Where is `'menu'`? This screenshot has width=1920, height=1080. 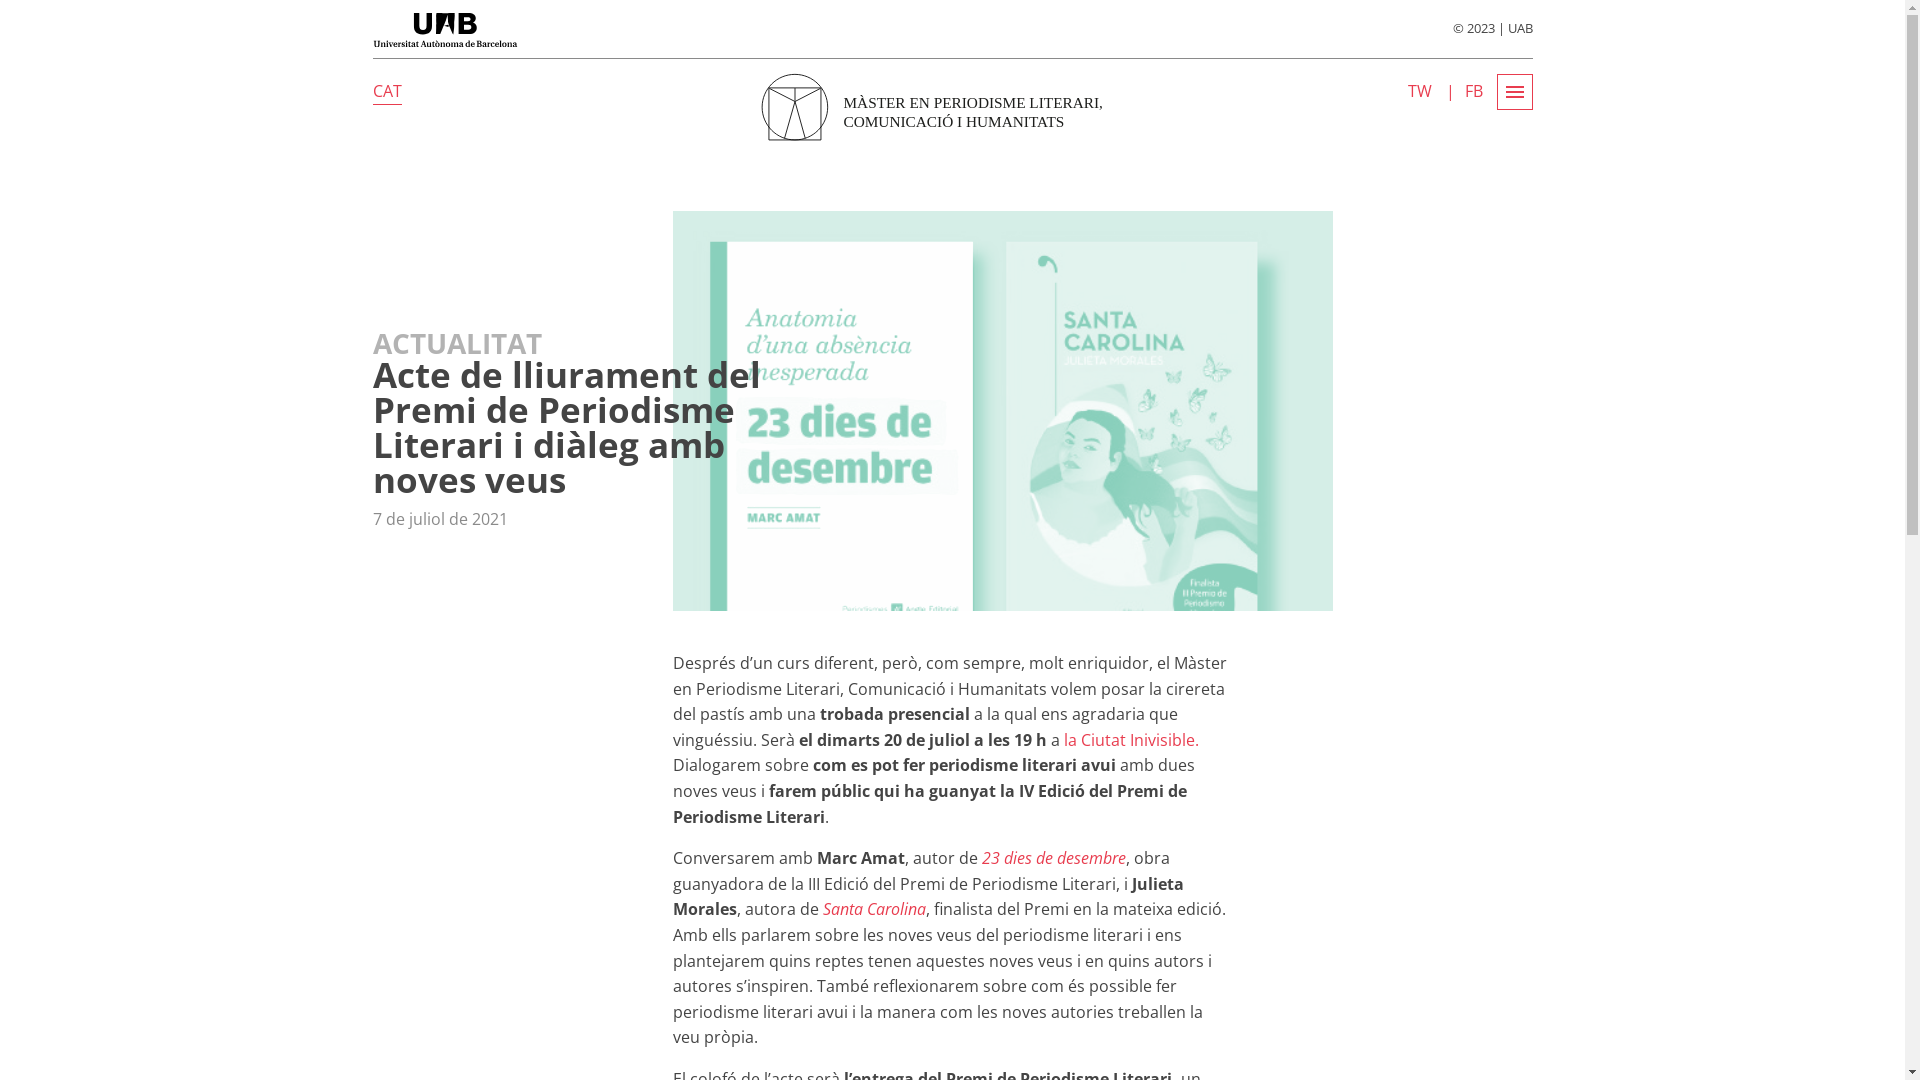
'menu' is located at coordinates (1513, 92).